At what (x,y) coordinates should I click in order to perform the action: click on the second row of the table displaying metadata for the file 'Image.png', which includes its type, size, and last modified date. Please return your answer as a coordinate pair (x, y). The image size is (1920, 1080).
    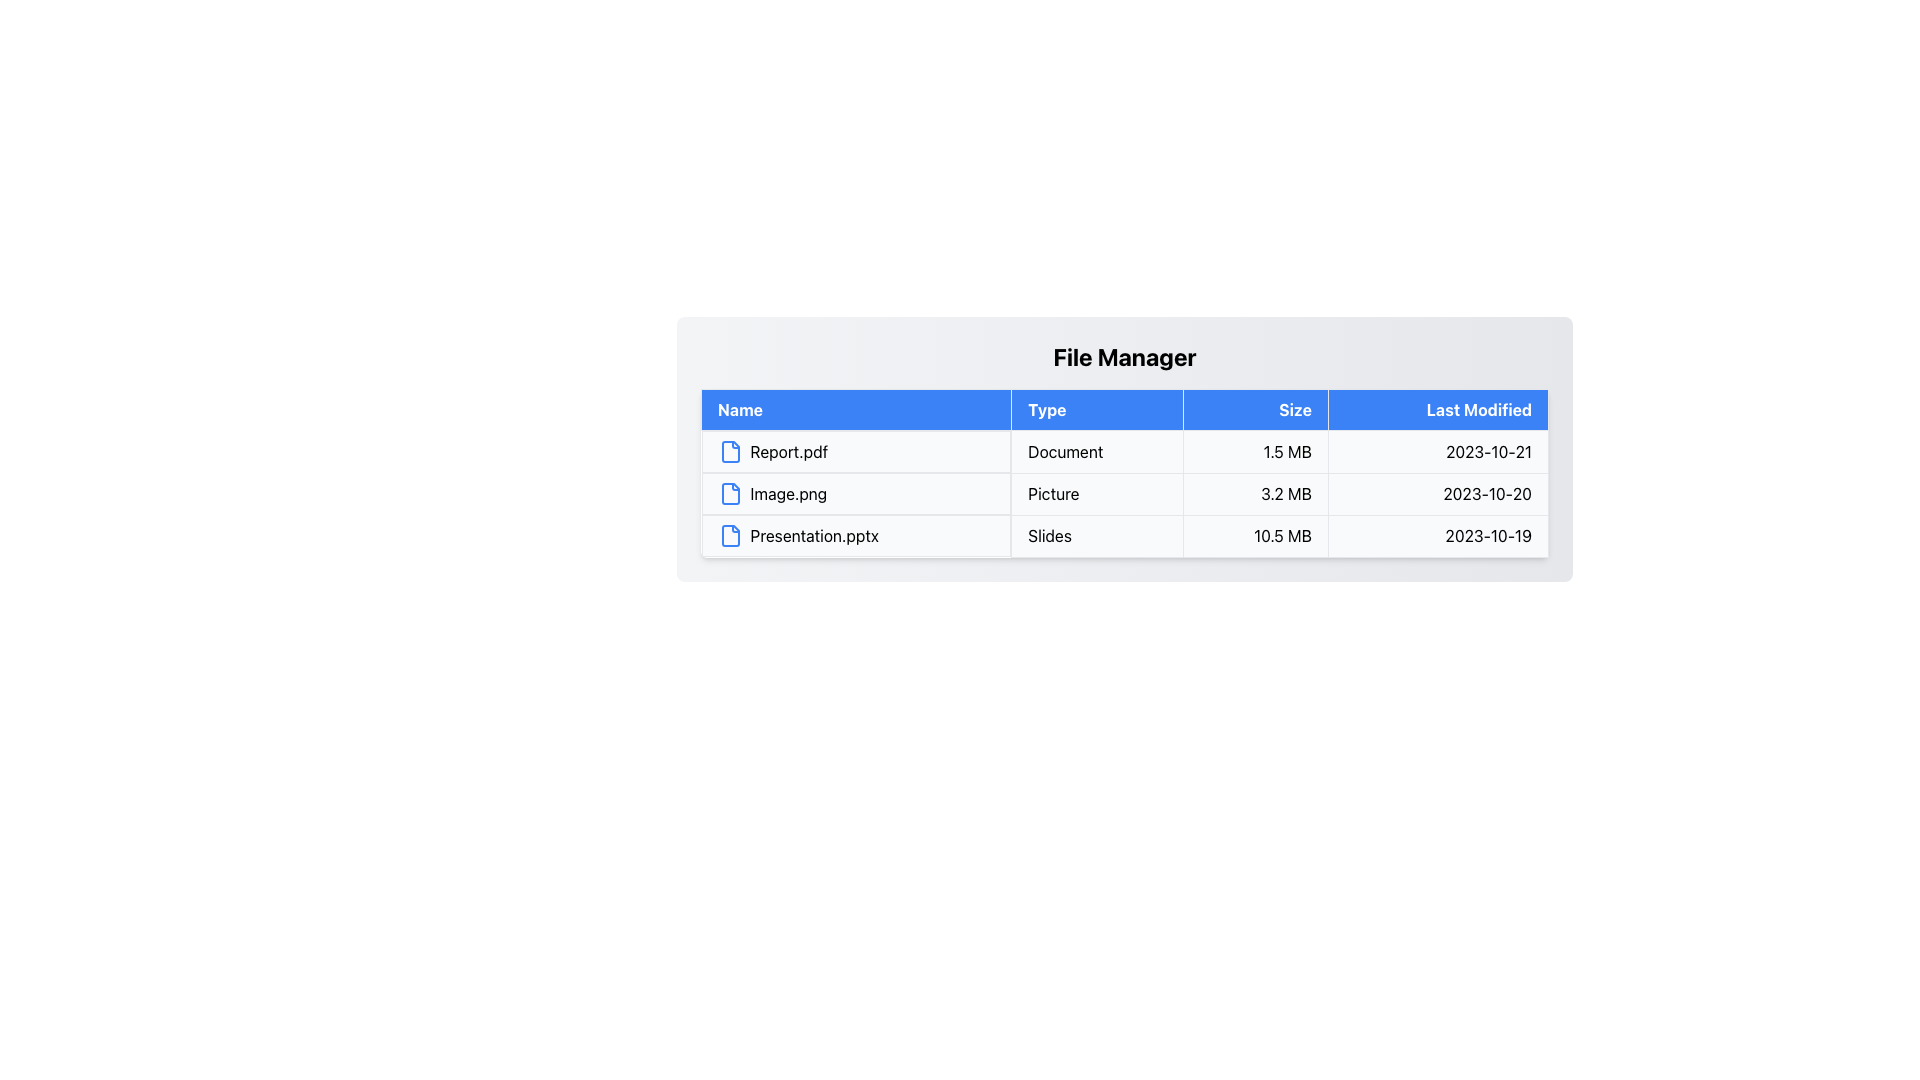
    Looking at the image, I should click on (1124, 493).